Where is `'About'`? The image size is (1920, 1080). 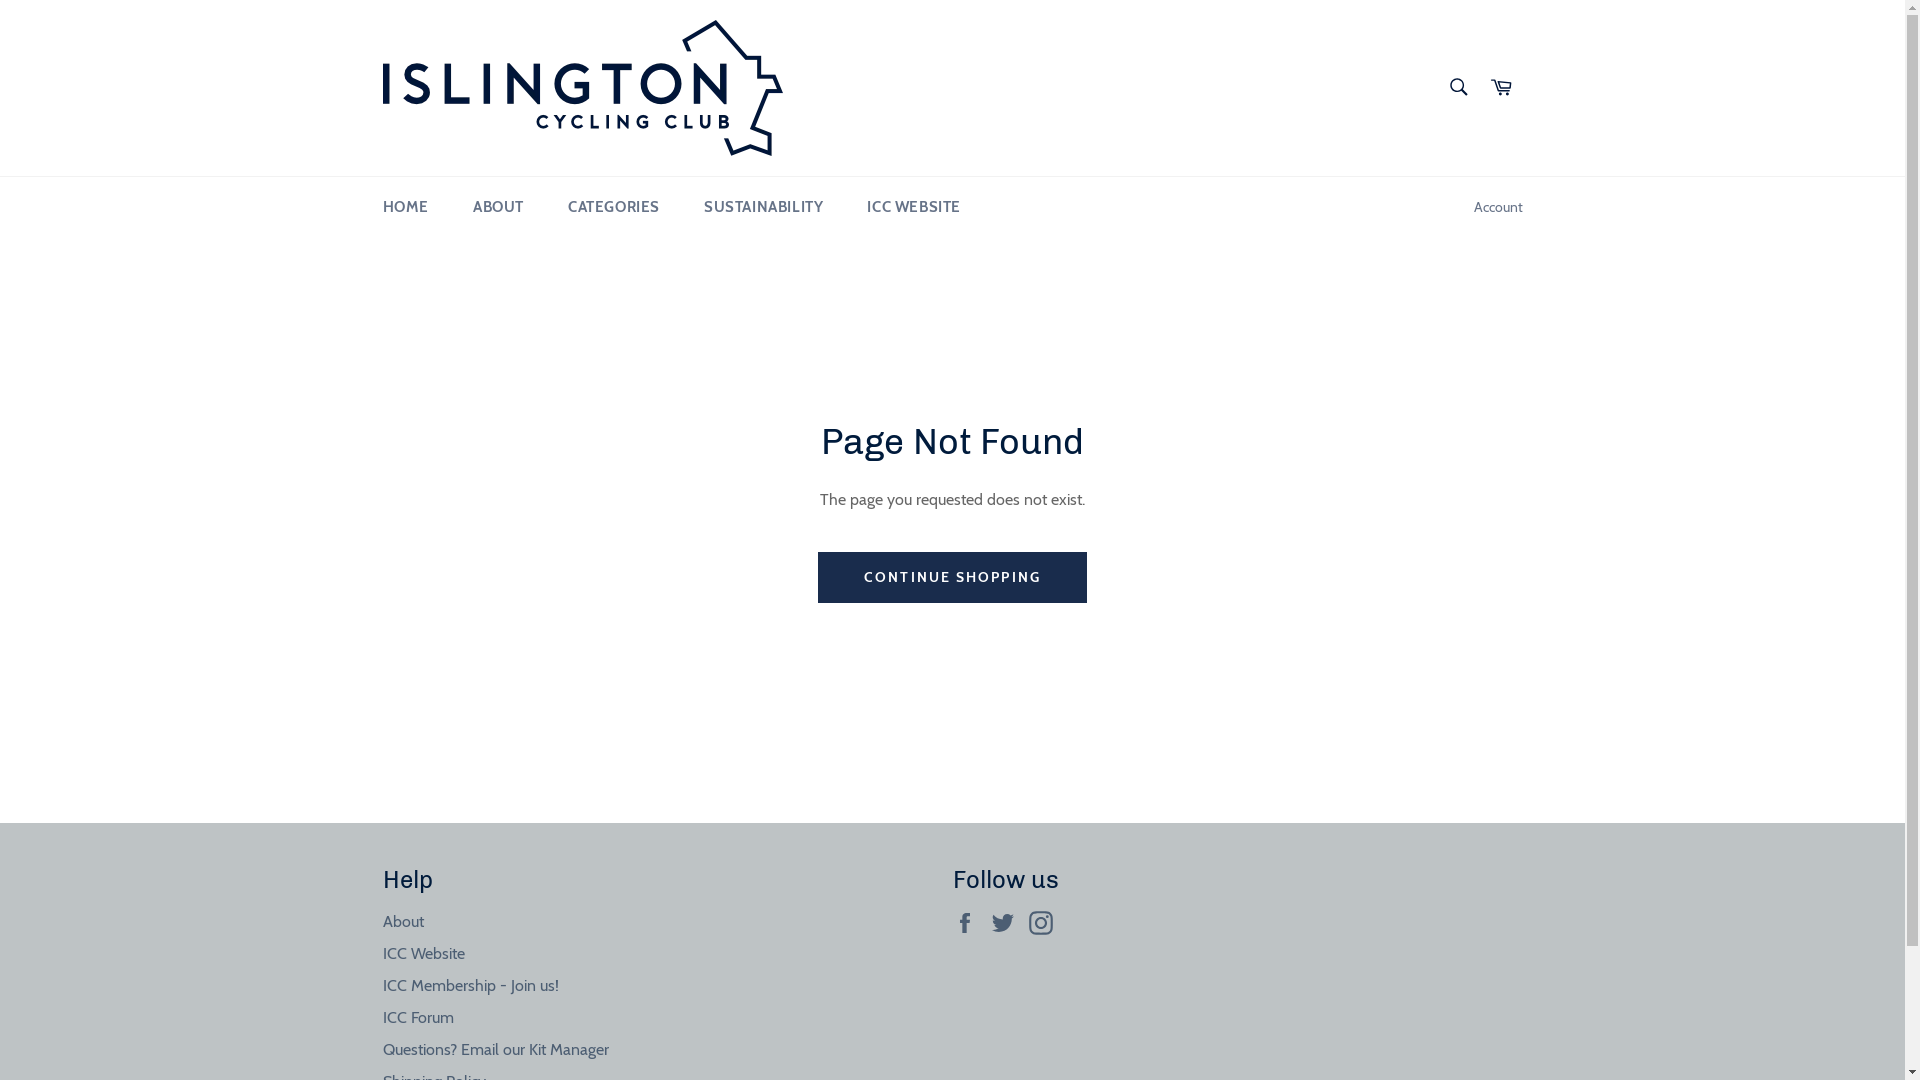
'About' is located at coordinates (382, 921).